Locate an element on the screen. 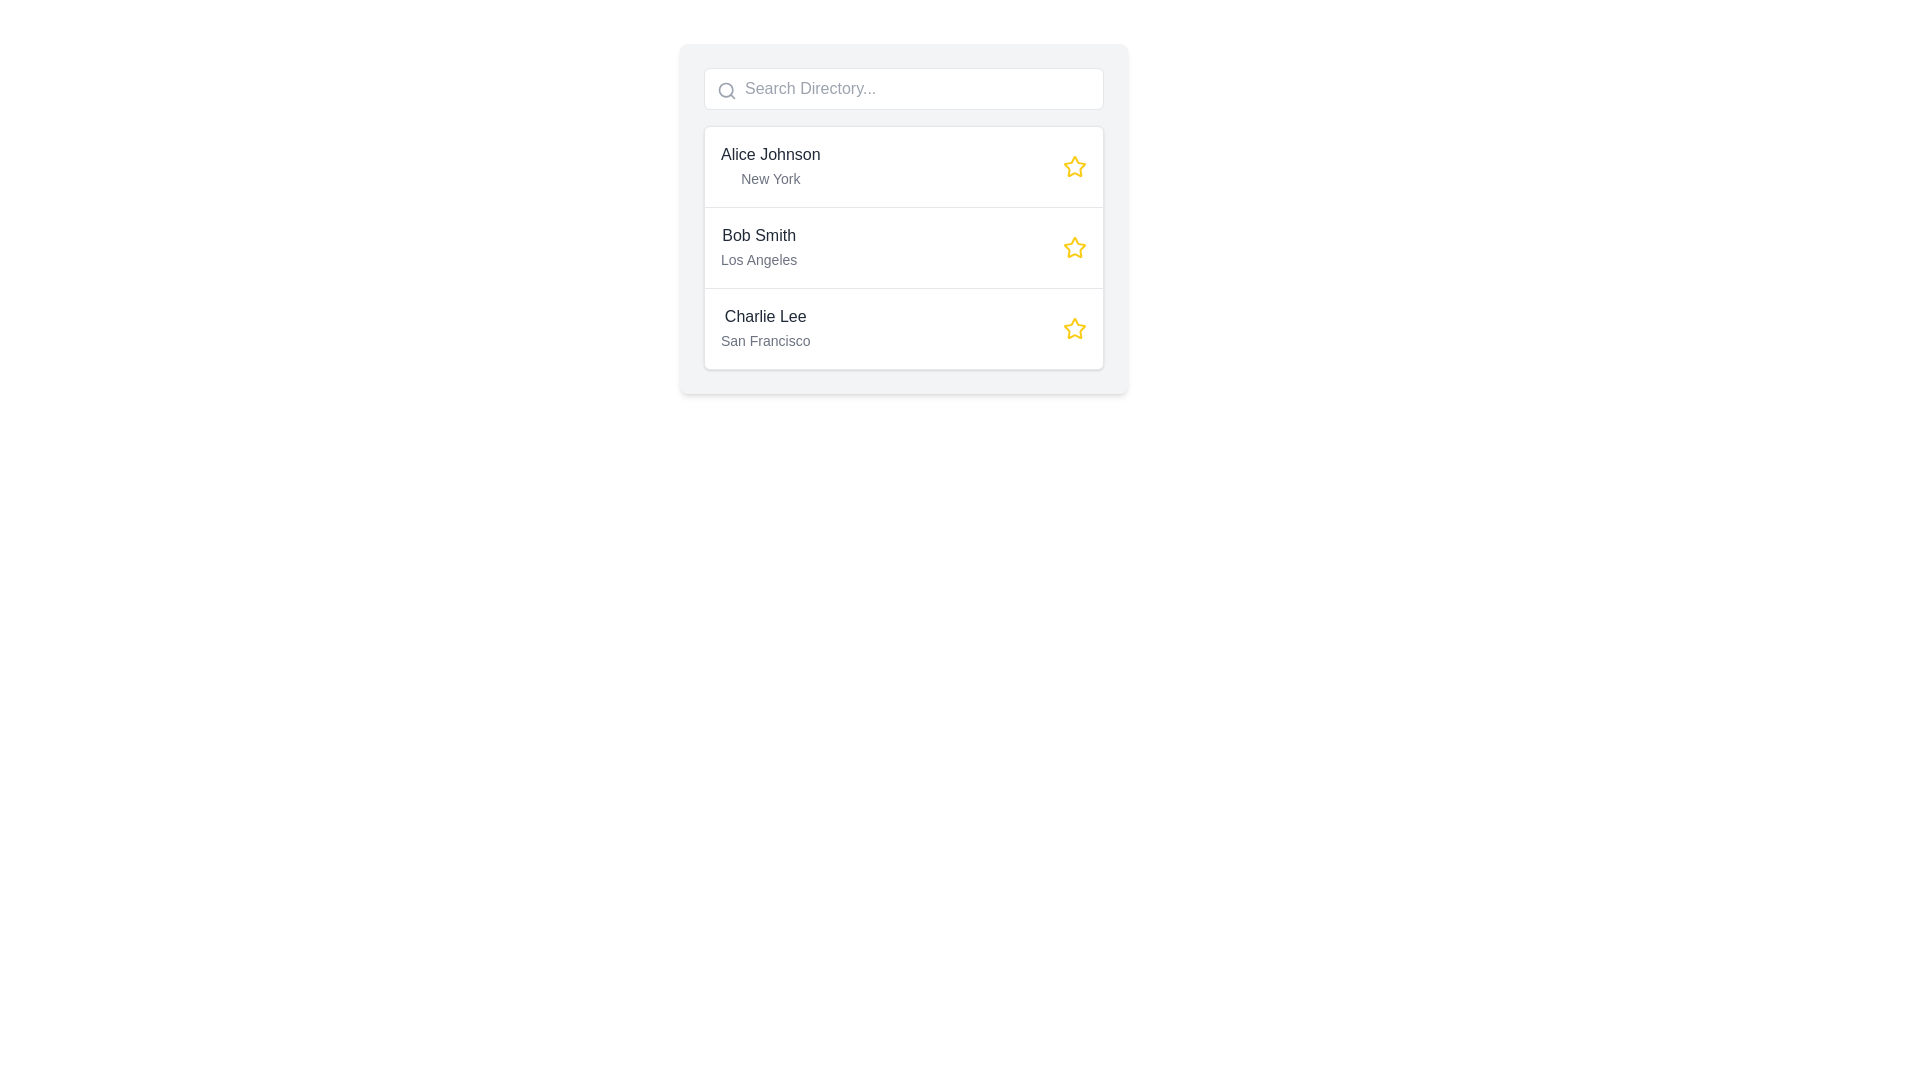  the text label displaying the location associated with 'Bob Smith', which is positioned below the main name in the user entry list is located at coordinates (758, 258).